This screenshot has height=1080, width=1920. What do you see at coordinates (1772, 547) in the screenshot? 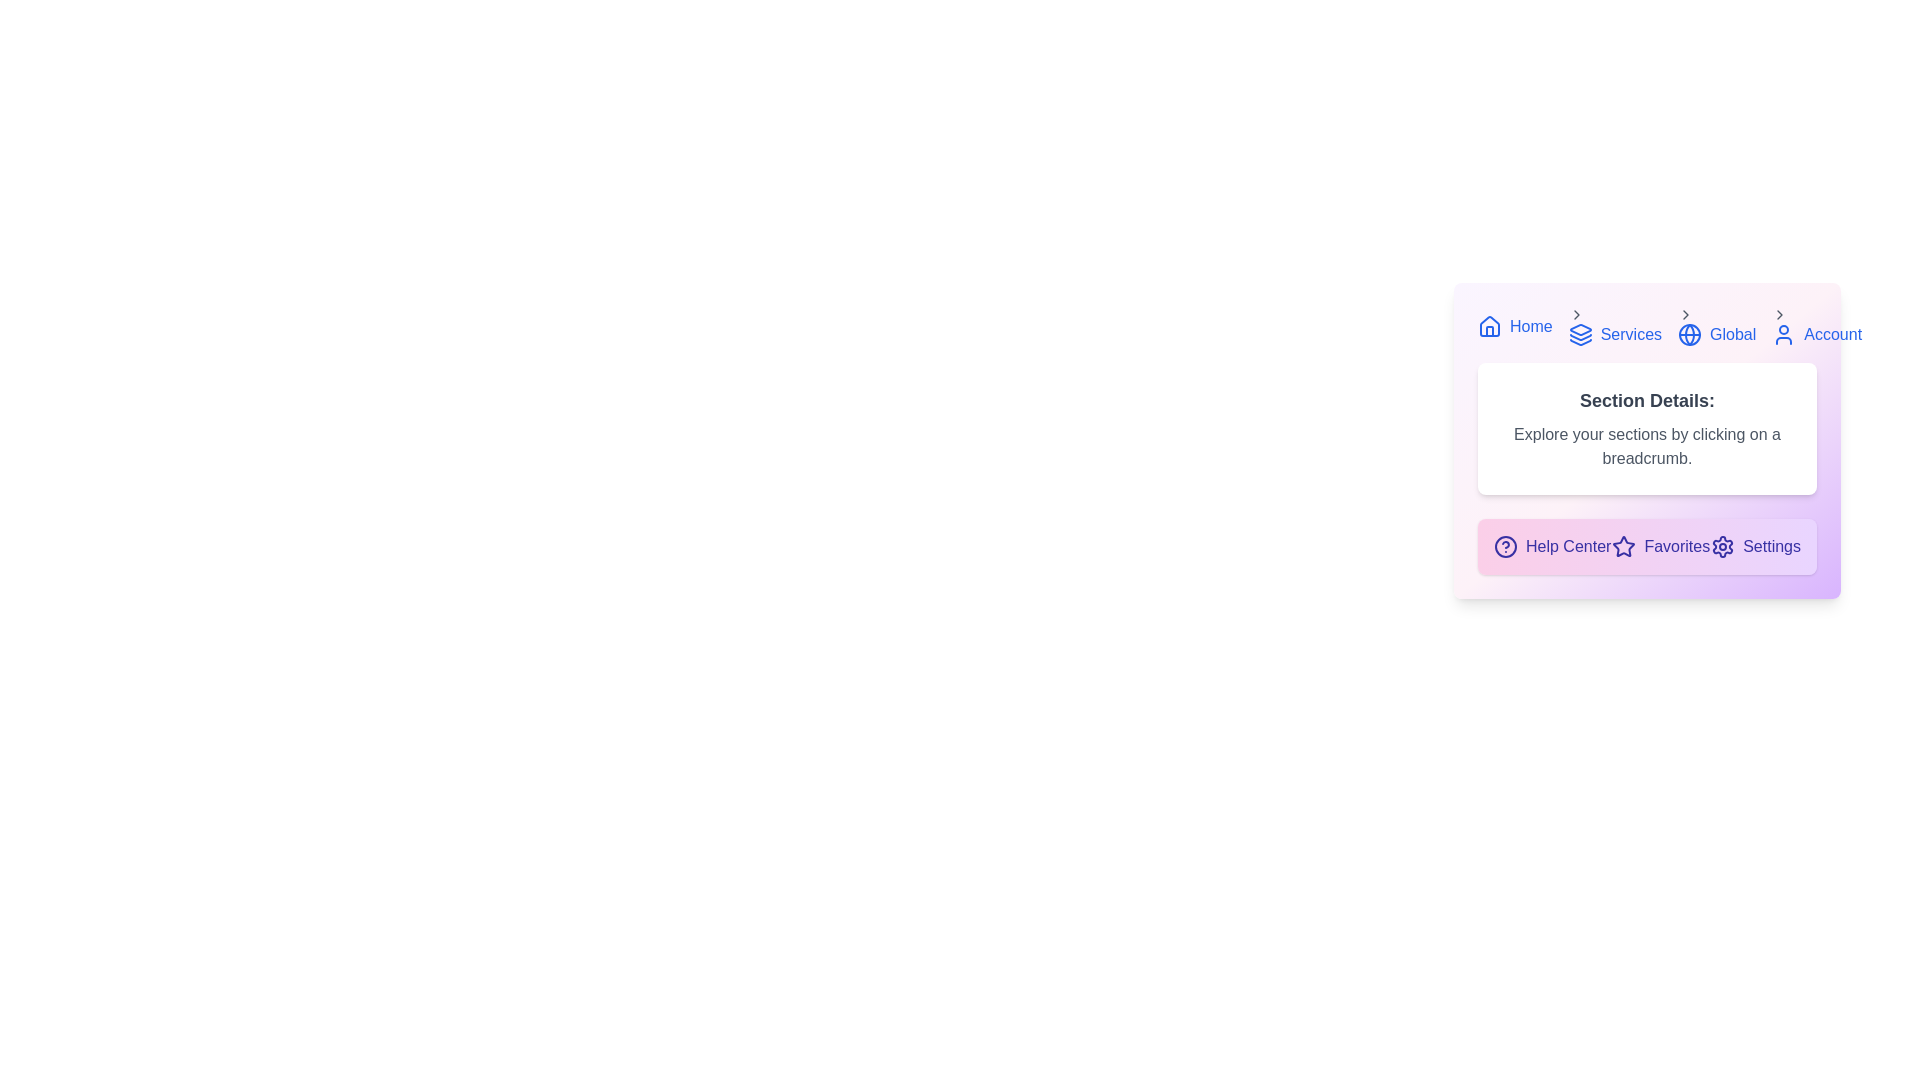
I see `the 'Settings' text label styled in blue font located on a faintly purple background at the bottom-right of the card-like interface` at bounding box center [1772, 547].